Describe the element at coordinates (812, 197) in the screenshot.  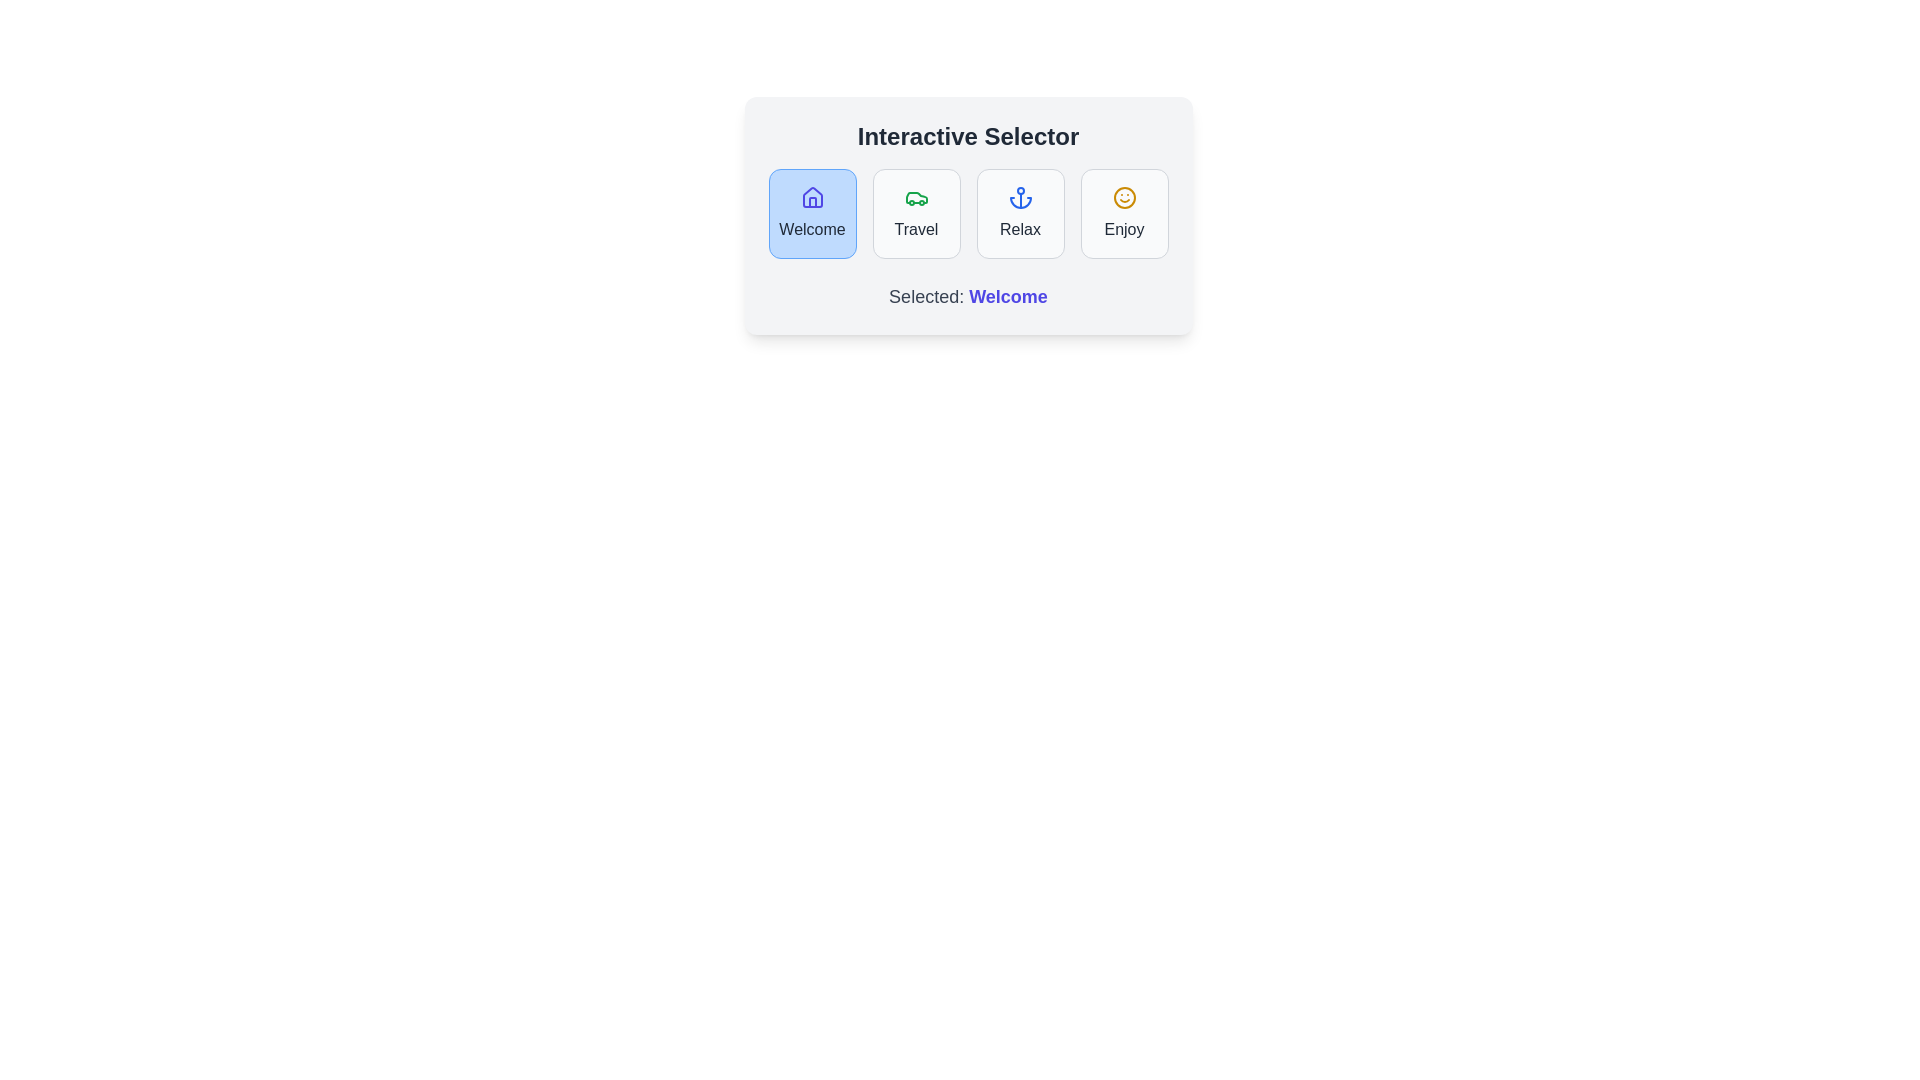
I see `the small blue house icon with rounded edges that is centrally positioned above the 'Welcome' text in the selectable 'Welcome' card` at that location.